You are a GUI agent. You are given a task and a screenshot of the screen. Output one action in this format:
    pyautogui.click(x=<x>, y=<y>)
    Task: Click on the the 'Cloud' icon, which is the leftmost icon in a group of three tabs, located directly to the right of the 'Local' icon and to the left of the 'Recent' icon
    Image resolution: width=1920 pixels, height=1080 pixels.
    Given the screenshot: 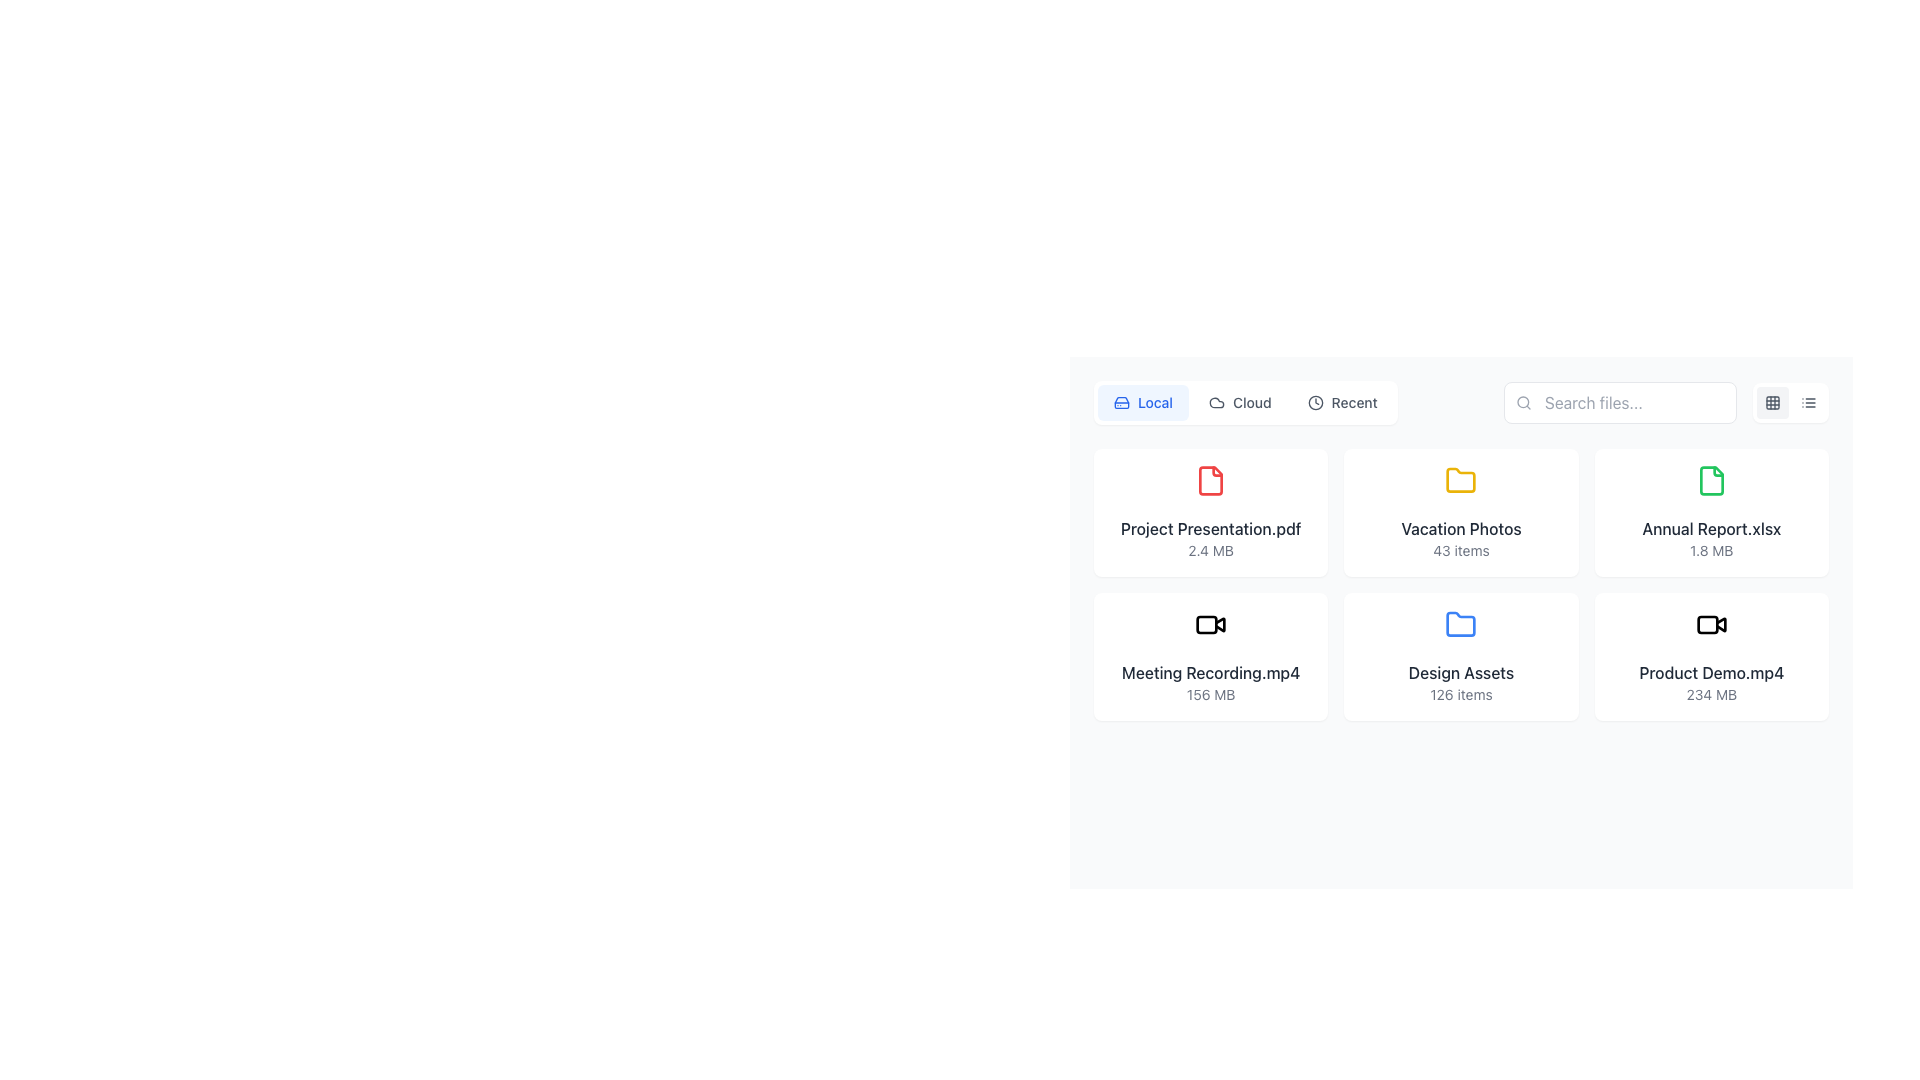 What is the action you would take?
    pyautogui.click(x=1216, y=402)
    